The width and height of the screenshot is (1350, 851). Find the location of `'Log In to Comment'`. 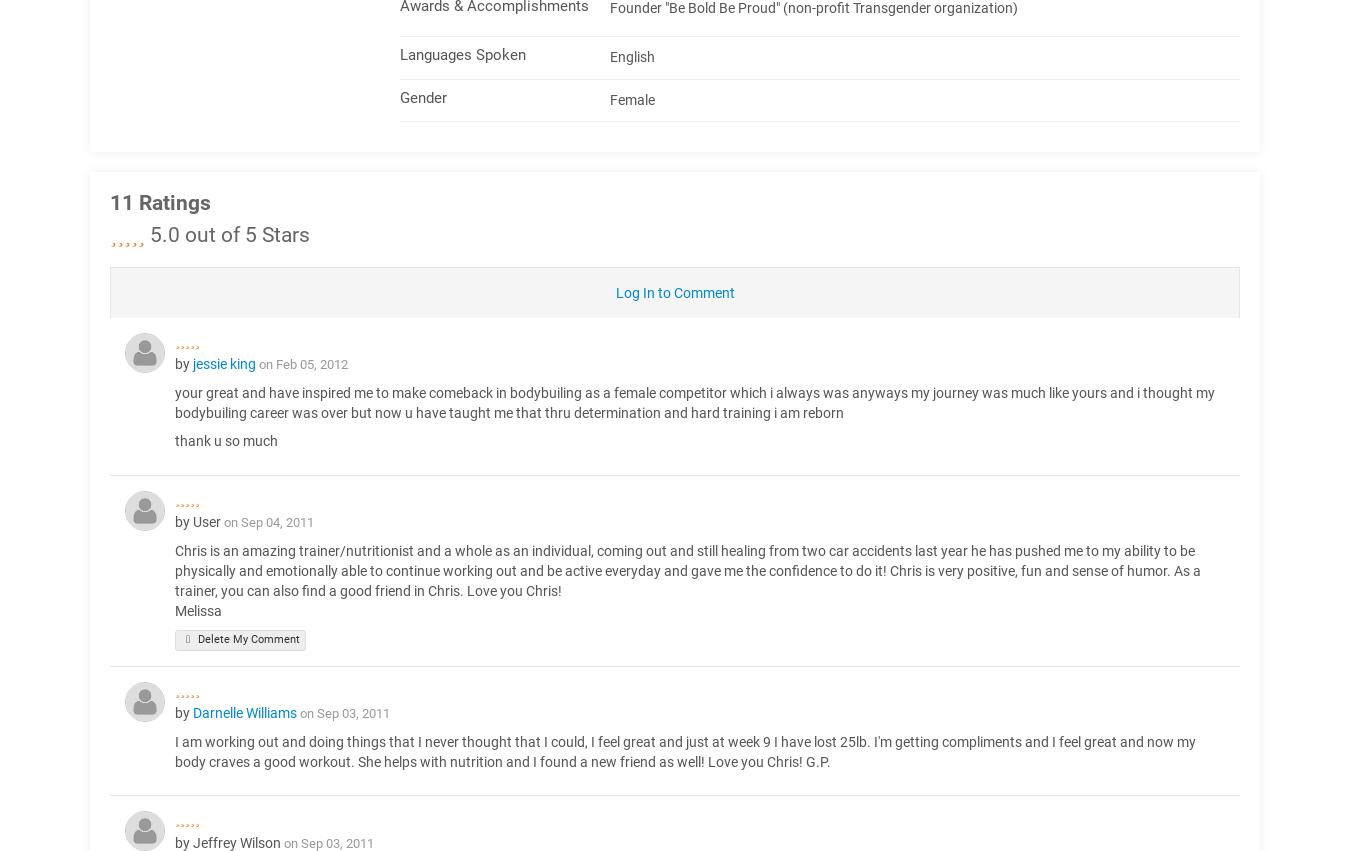

'Log In to Comment' is located at coordinates (674, 291).